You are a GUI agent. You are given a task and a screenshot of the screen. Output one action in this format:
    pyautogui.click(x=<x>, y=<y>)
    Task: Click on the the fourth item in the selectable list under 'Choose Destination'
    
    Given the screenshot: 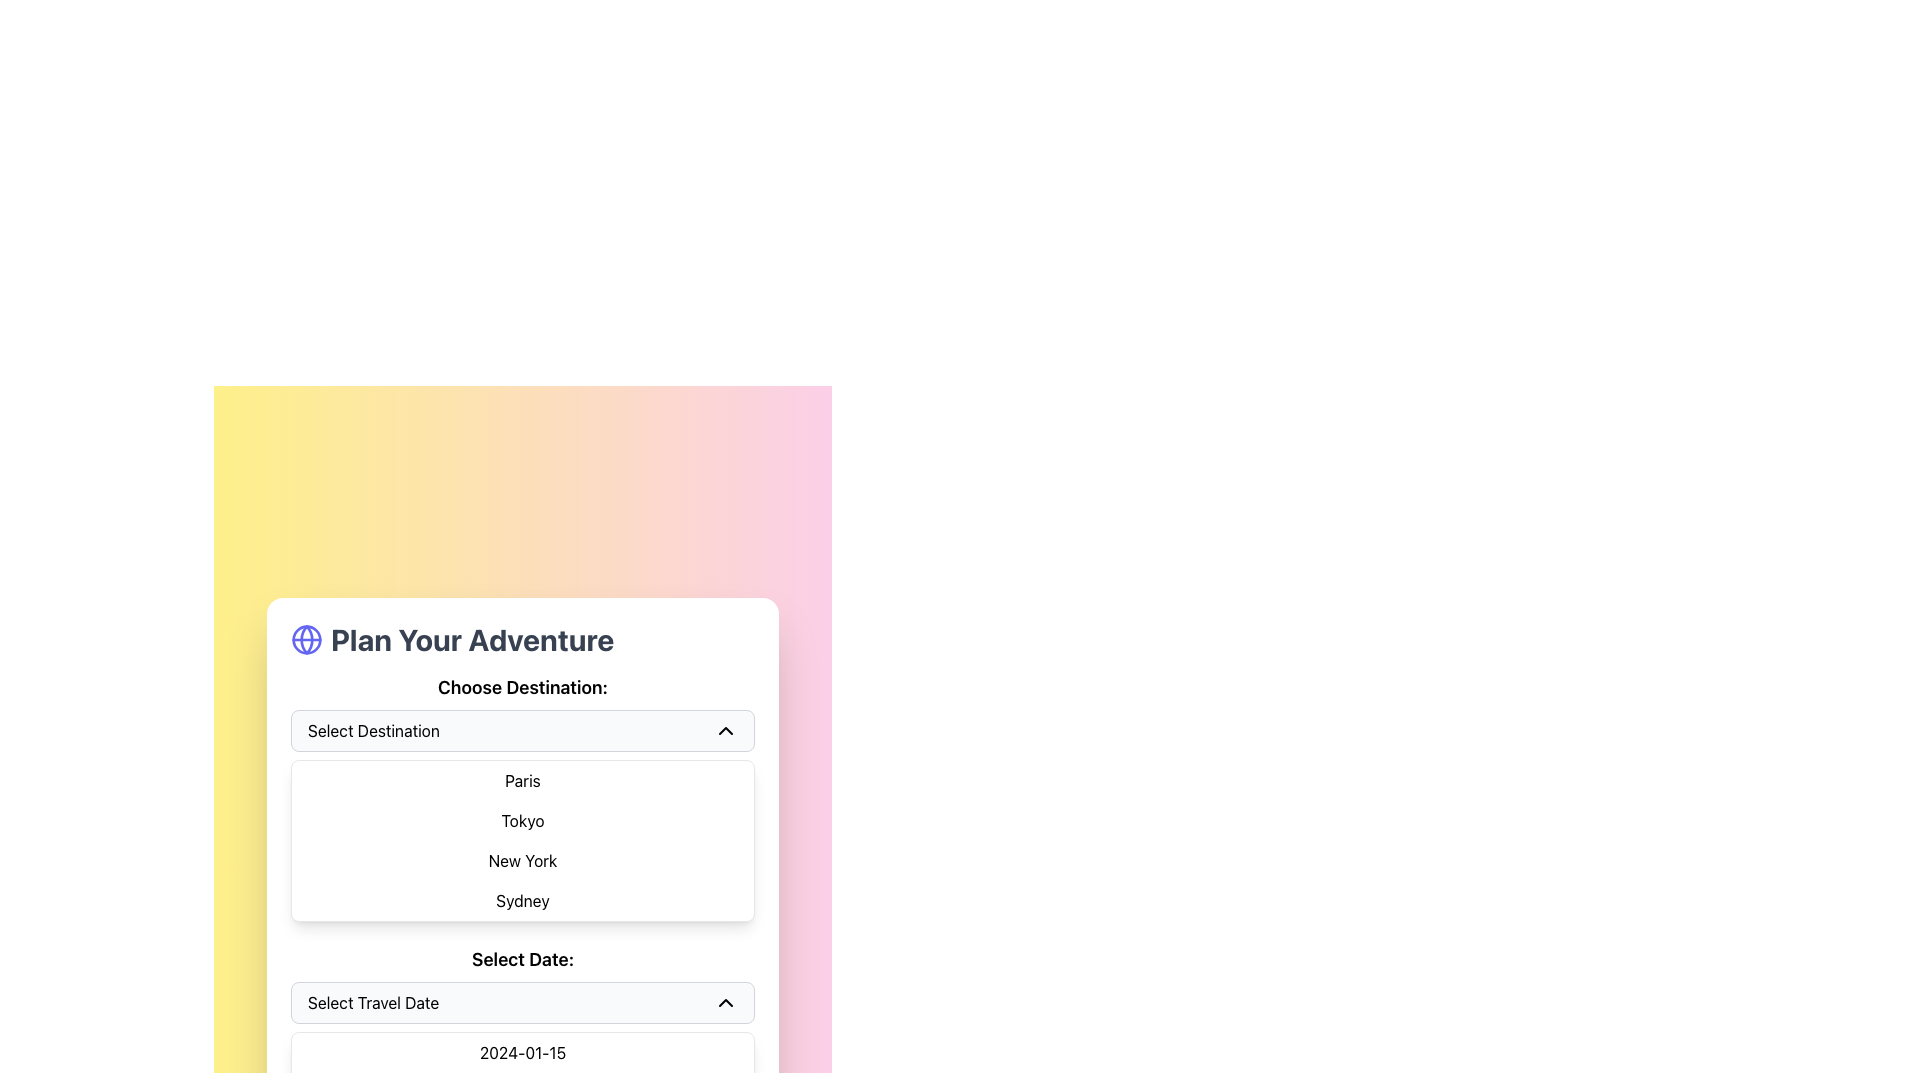 What is the action you would take?
    pyautogui.click(x=523, y=901)
    